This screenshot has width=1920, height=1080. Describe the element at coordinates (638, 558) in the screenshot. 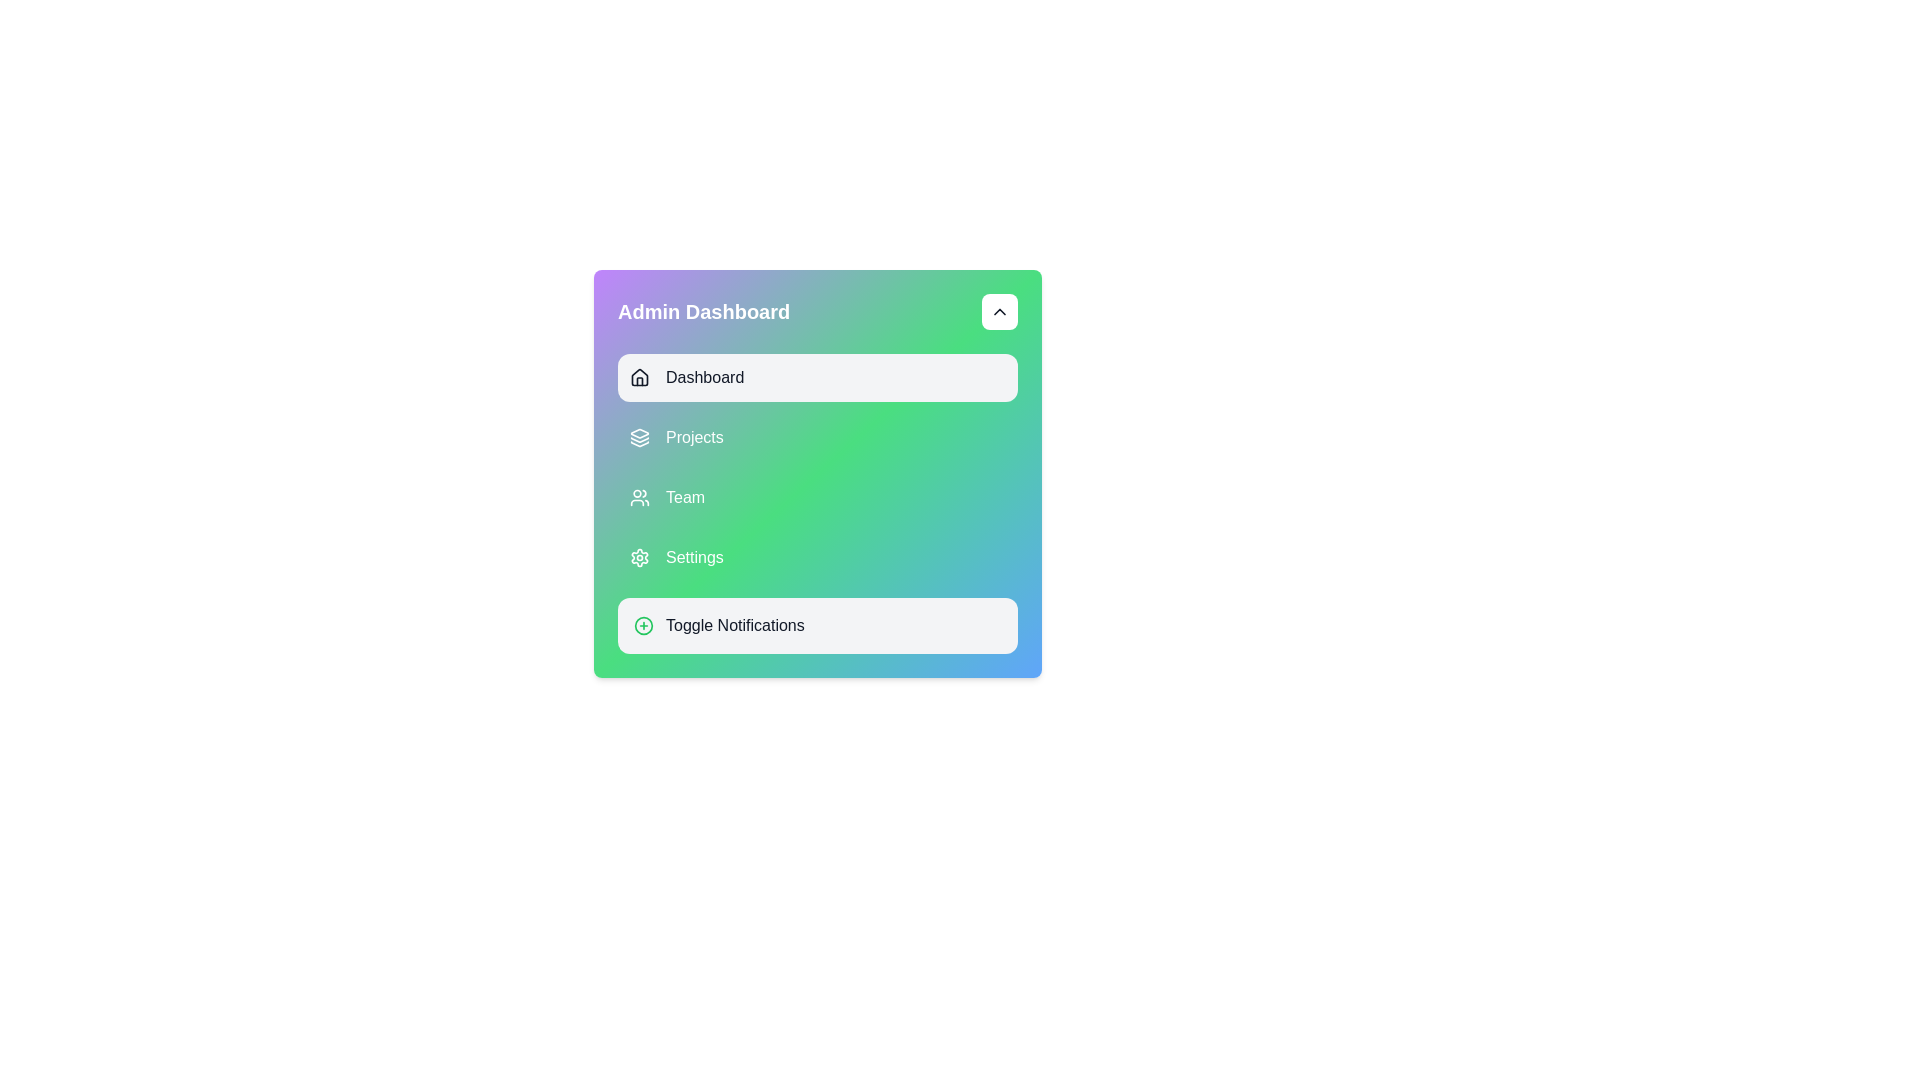

I see `the primary cogwheel structure of the settings icon located towards the right side of the menu, adjacent to the 'Settings' label` at that location.